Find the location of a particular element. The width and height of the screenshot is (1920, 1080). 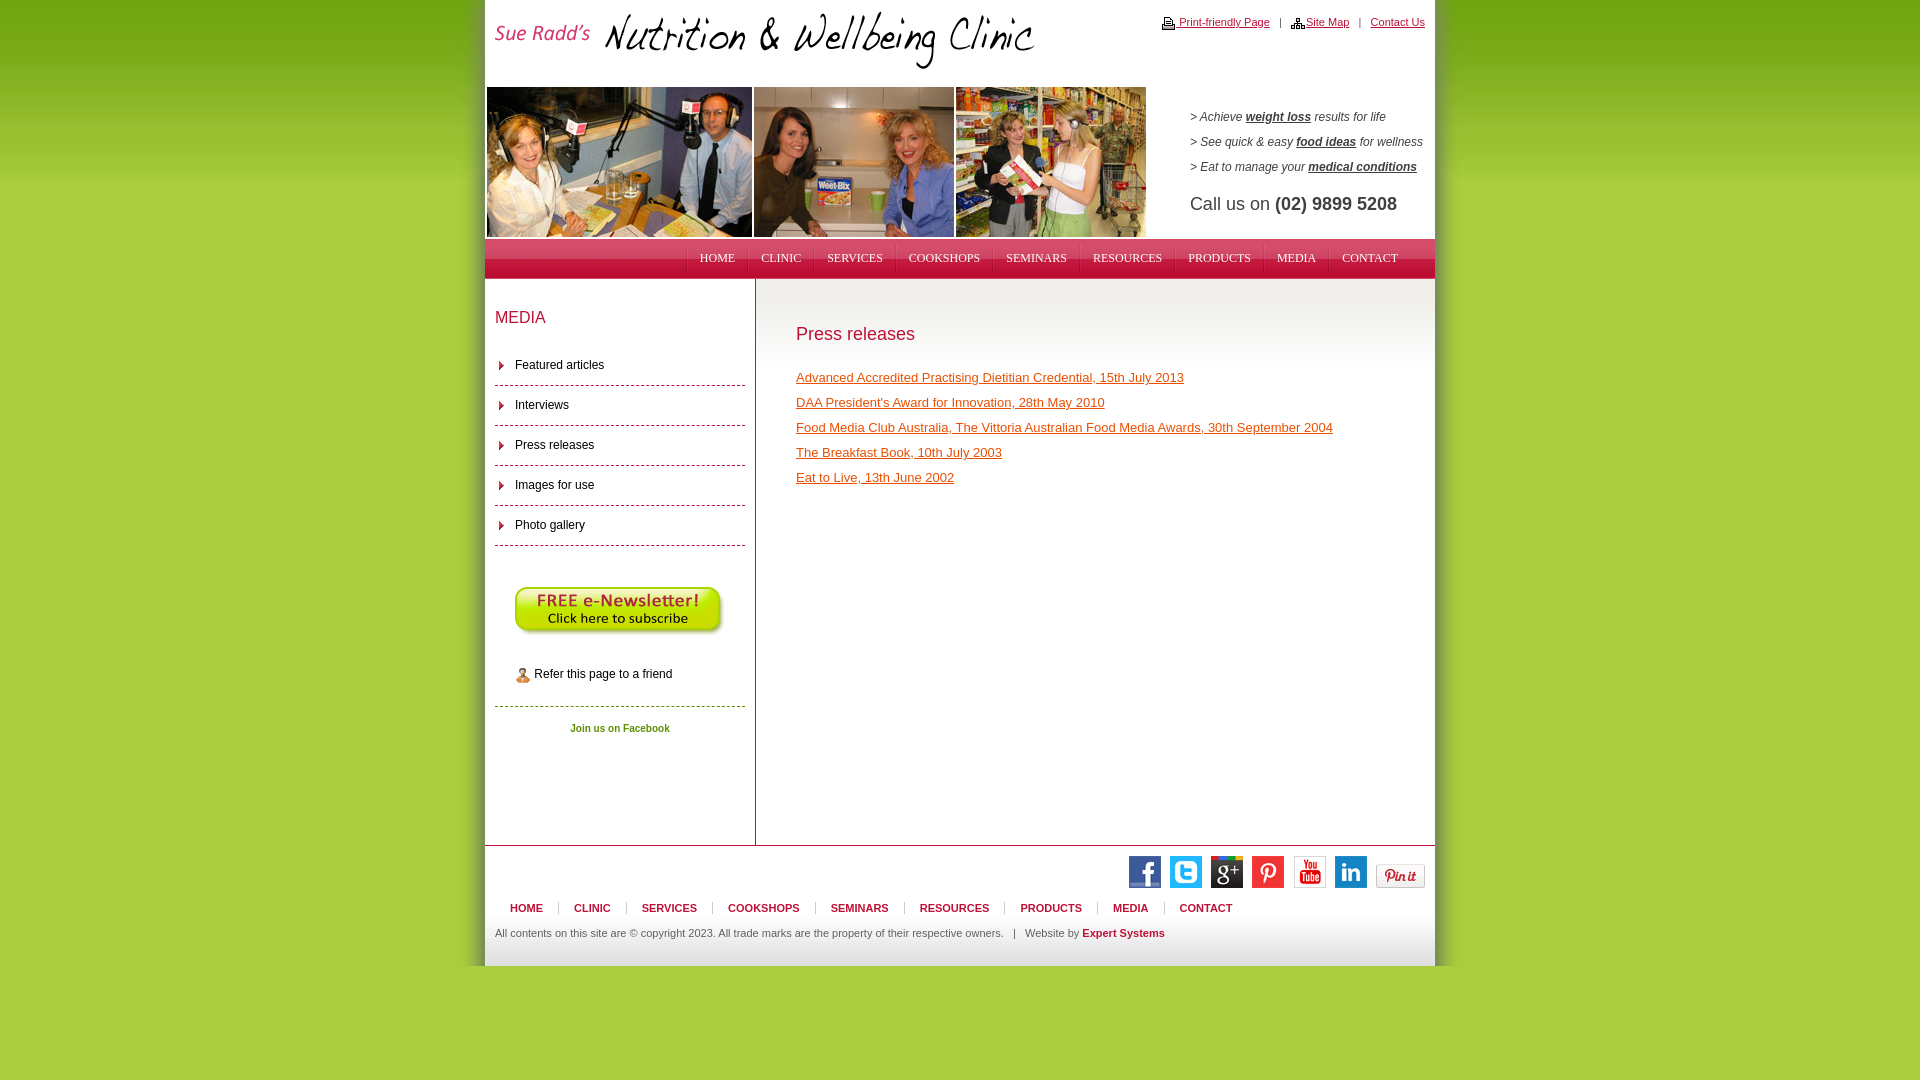

'Site Map' is located at coordinates (1320, 22).